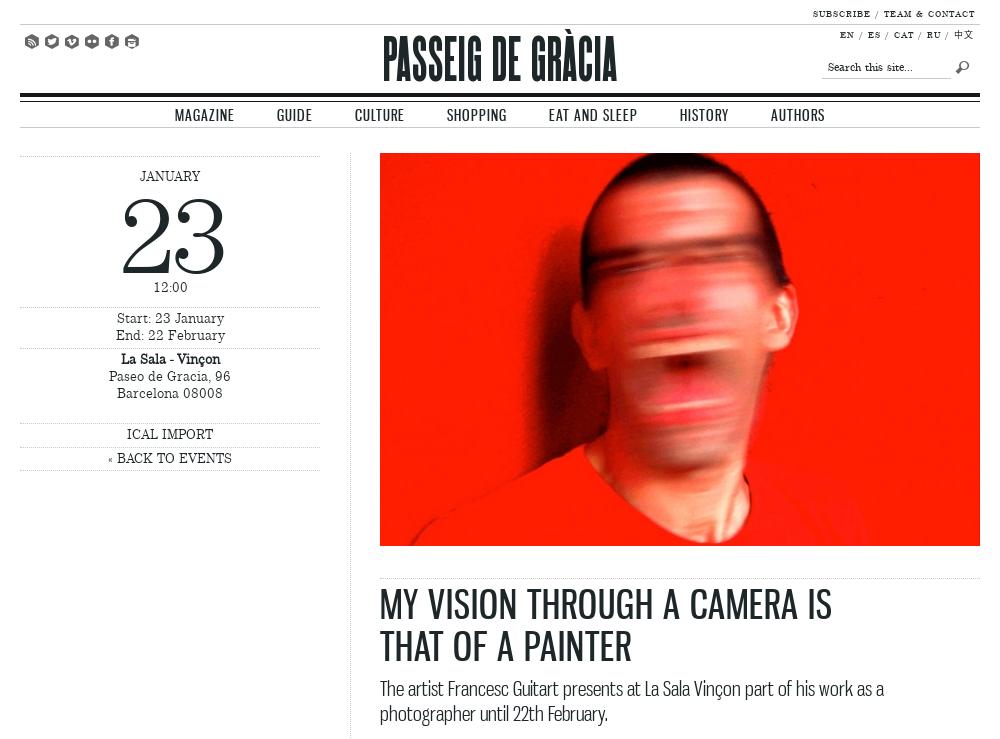 The image size is (1000, 739). What do you see at coordinates (125, 39) in the screenshot?
I see `'I'` at bounding box center [125, 39].